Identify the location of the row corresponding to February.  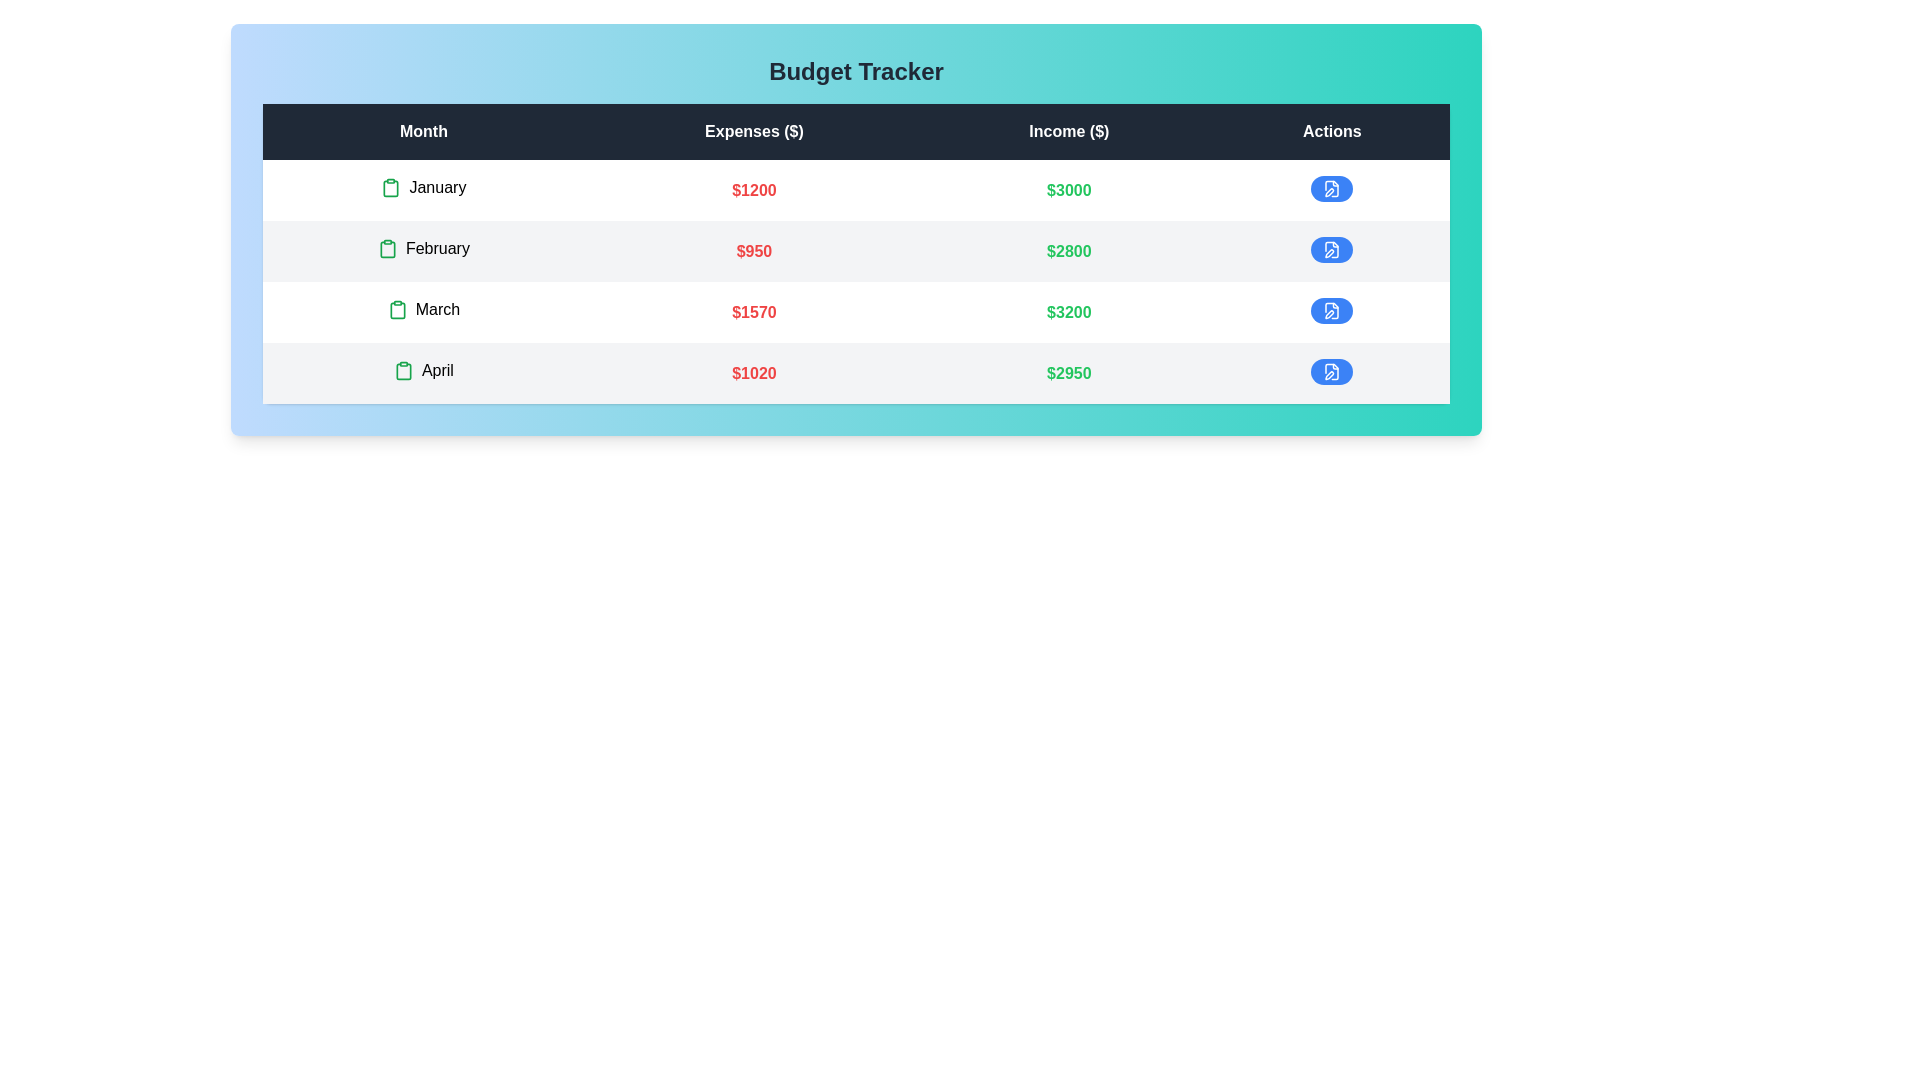
(856, 250).